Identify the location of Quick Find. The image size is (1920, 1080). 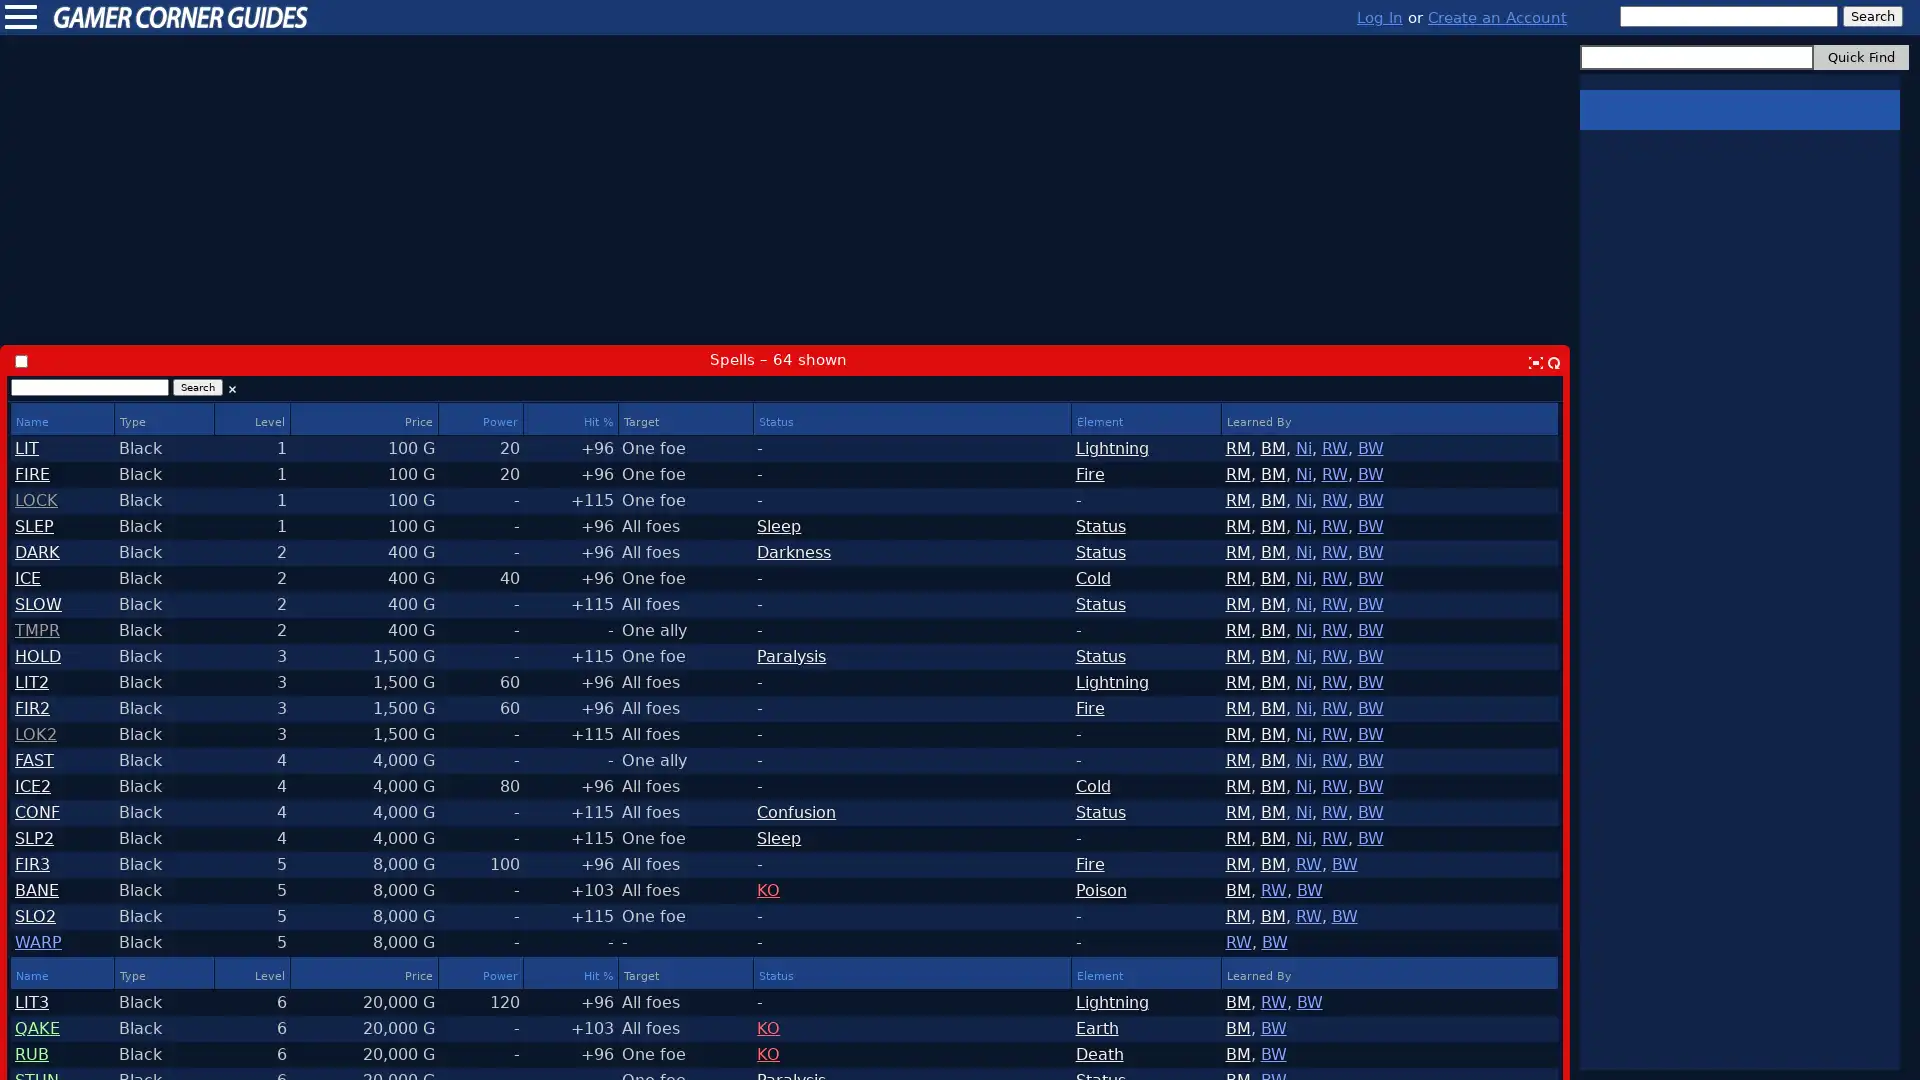
(1860, 56).